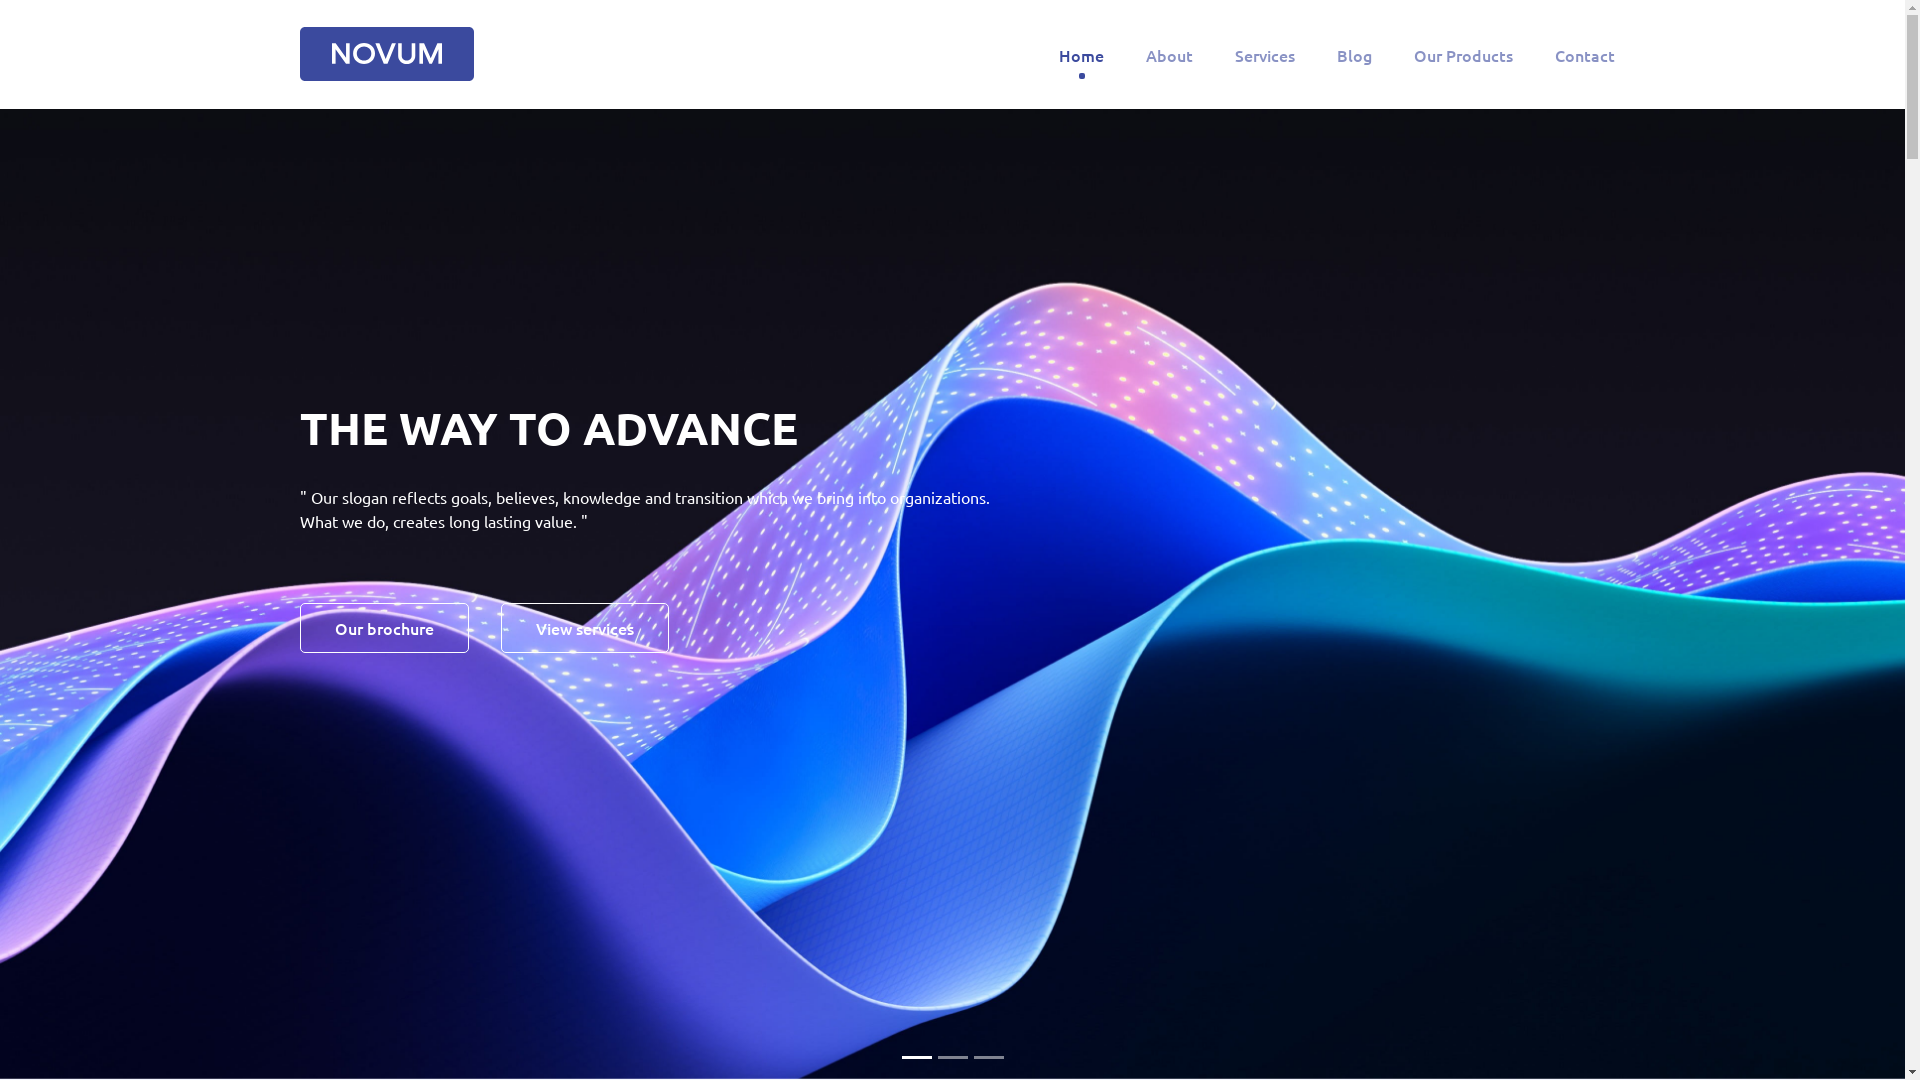  Describe the element at coordinates (1463, 53) in the screenshot. I see `'Our Products'` at that location.